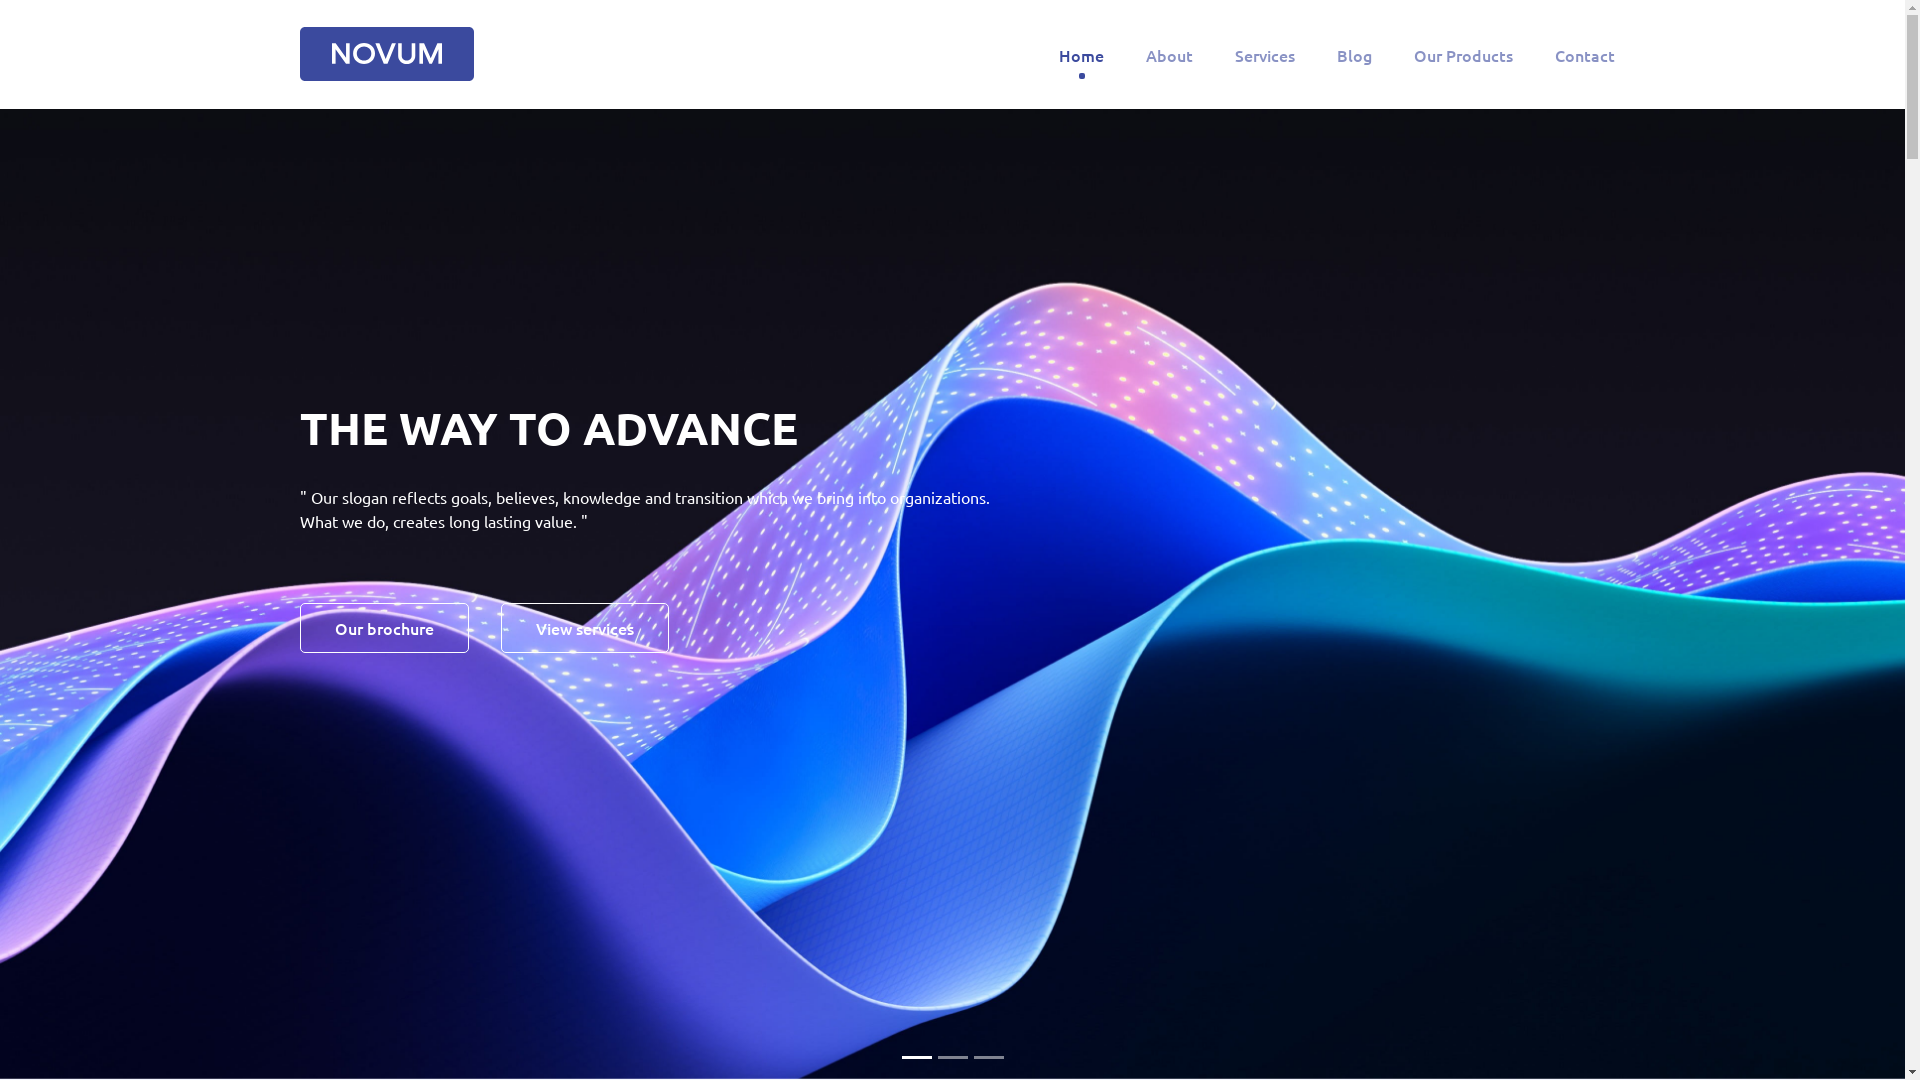  Describe the element at coordinates (1463, 53) in the screenshot. I see `'Our Products'` at that location.